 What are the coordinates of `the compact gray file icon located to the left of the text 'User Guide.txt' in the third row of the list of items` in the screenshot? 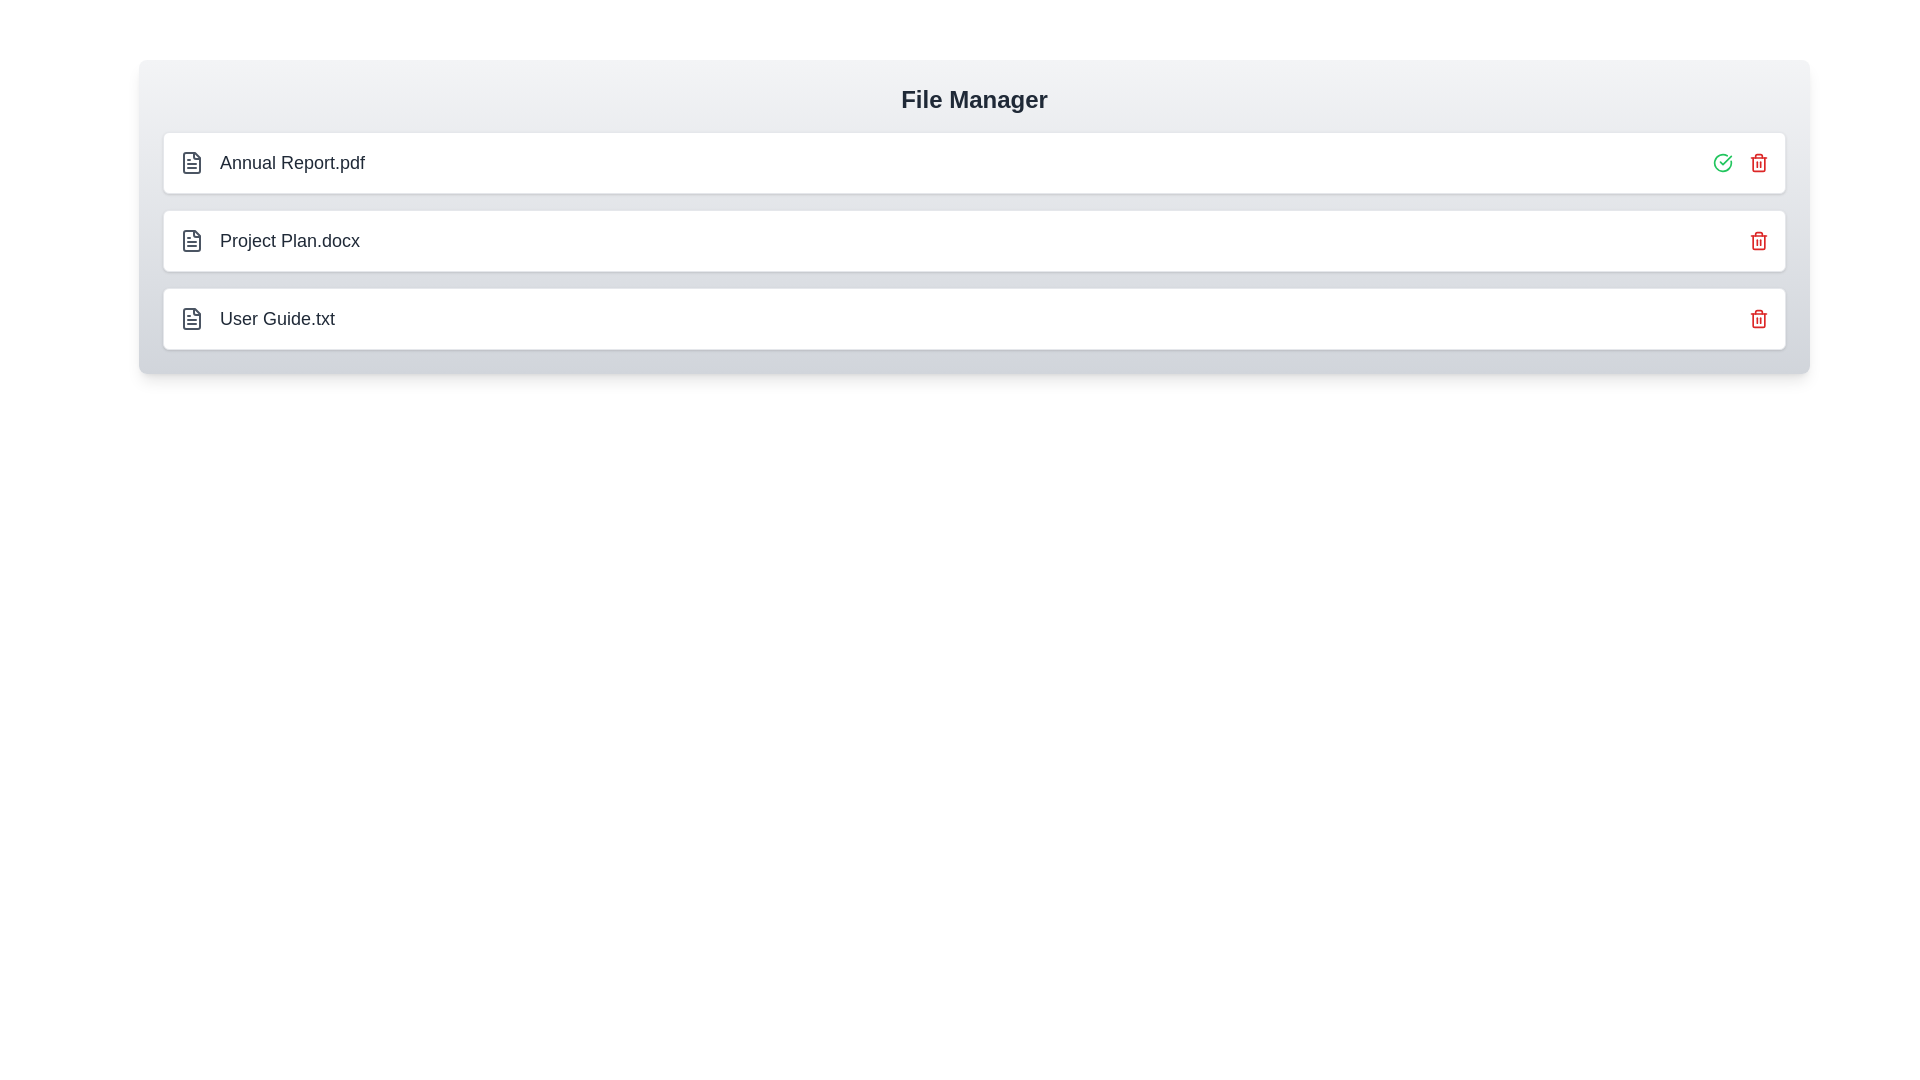 It's located at (192, 318).